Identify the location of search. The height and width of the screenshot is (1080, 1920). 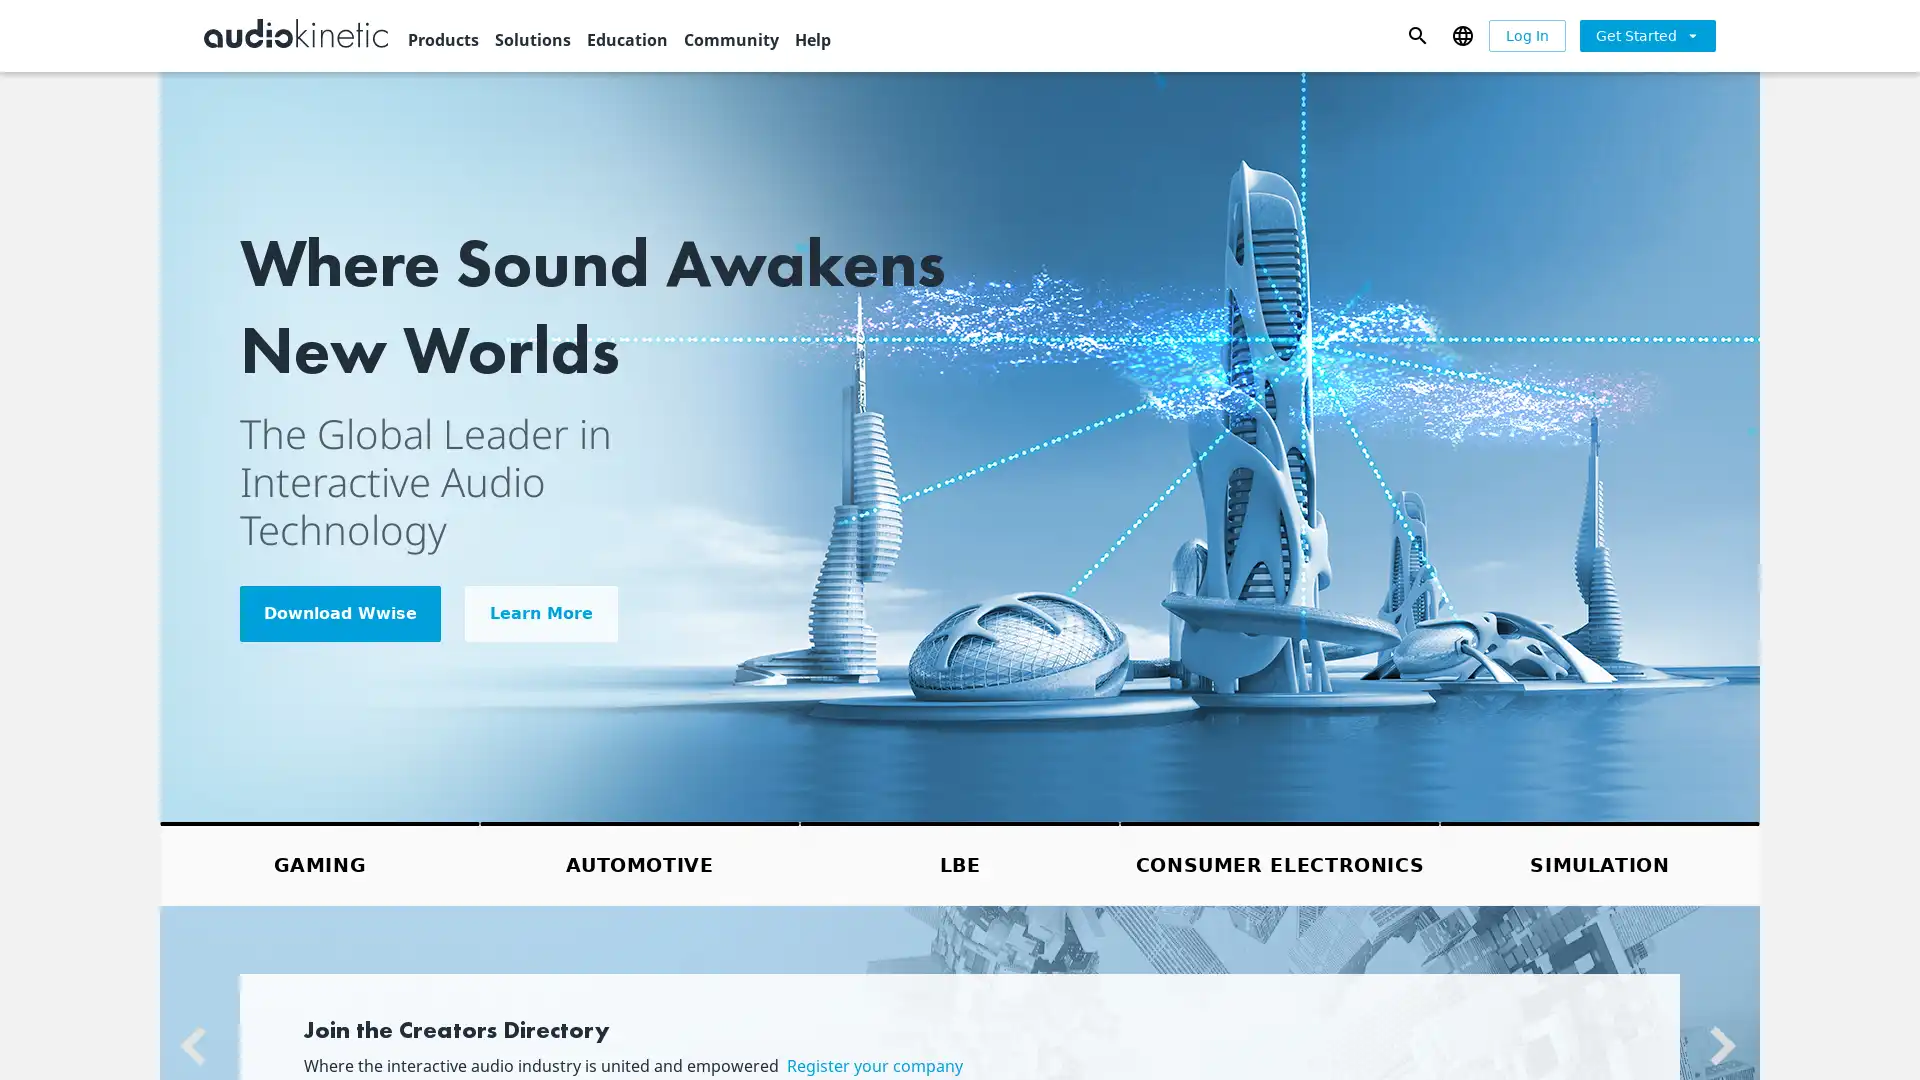
(1416, 34).